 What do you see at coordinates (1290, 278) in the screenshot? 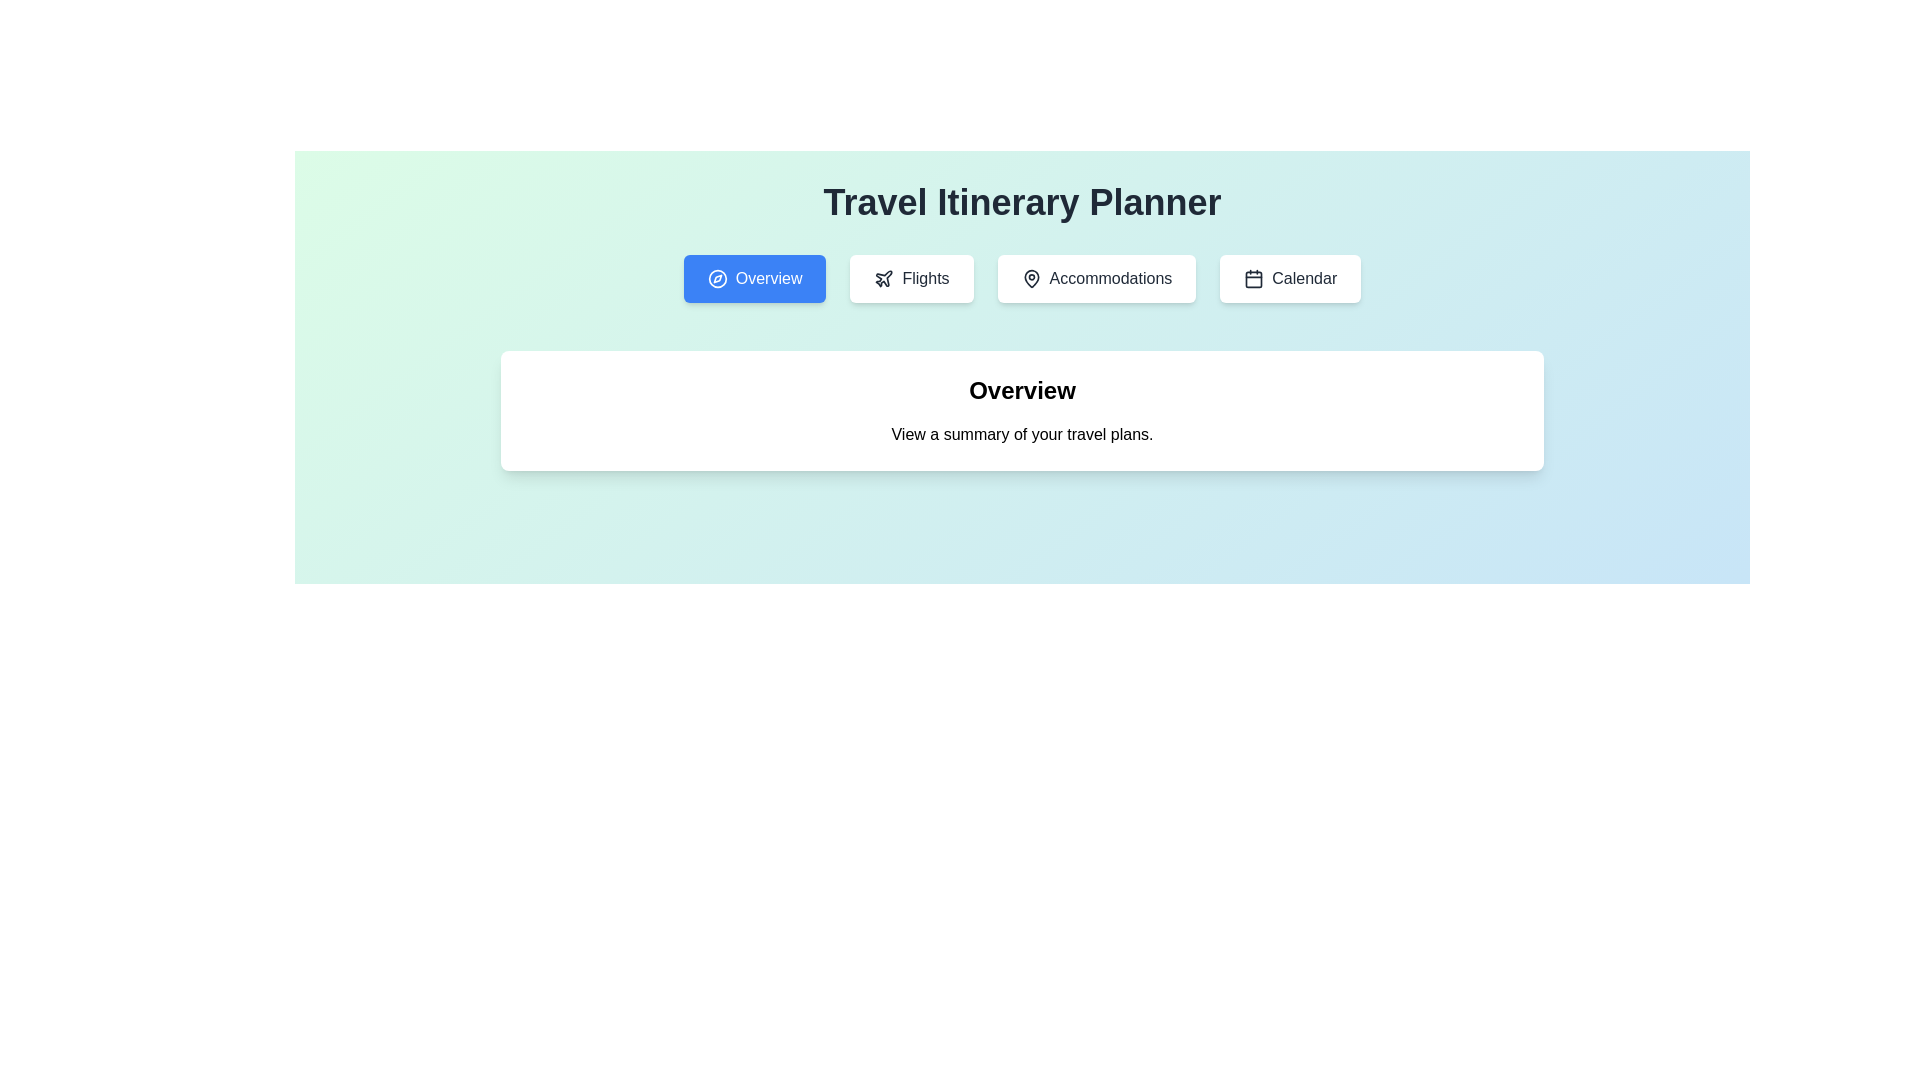
I see `the 'Calendar' button with a white background and gray text` at bounding box center [1290, 278].